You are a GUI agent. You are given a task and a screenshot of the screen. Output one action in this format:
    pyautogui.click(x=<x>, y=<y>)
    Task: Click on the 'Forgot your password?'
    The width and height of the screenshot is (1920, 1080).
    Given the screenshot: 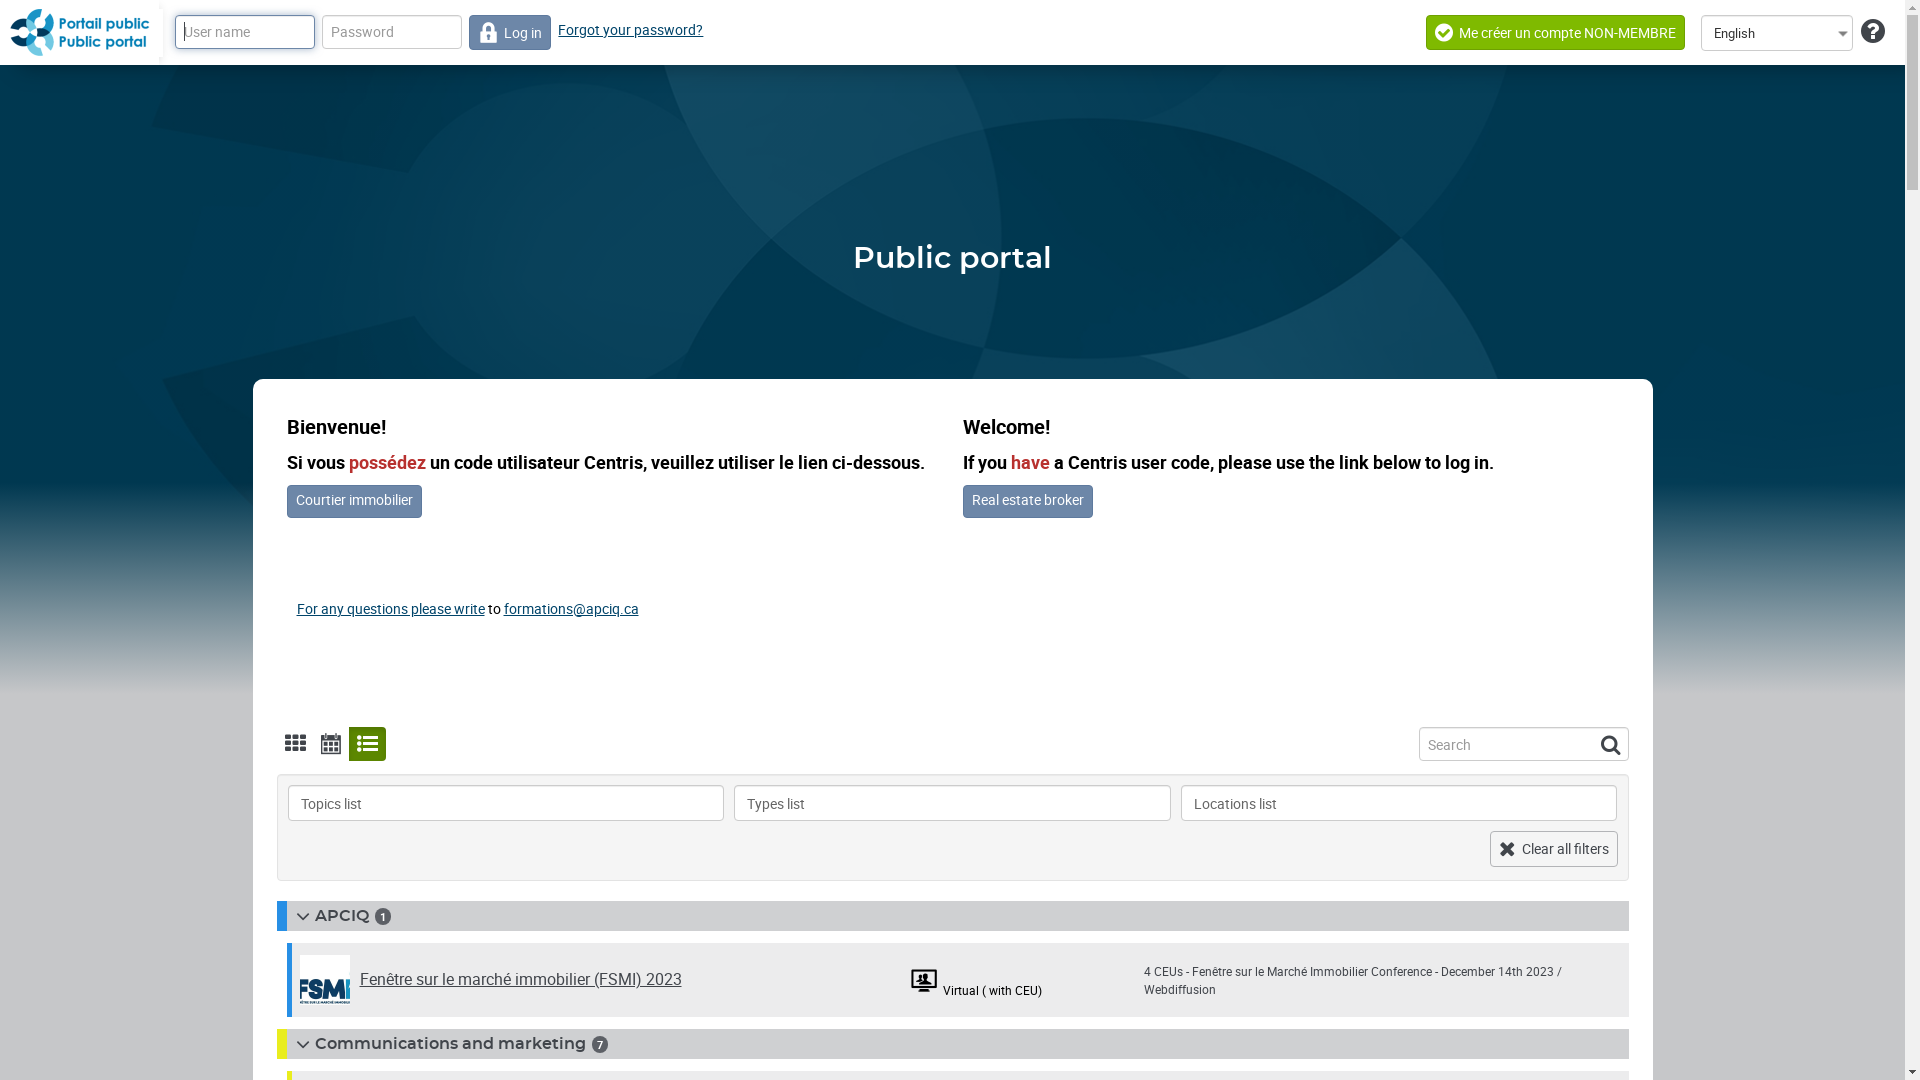 What is the action you would take?
    pyautogui.click(x=629, y=30)
    